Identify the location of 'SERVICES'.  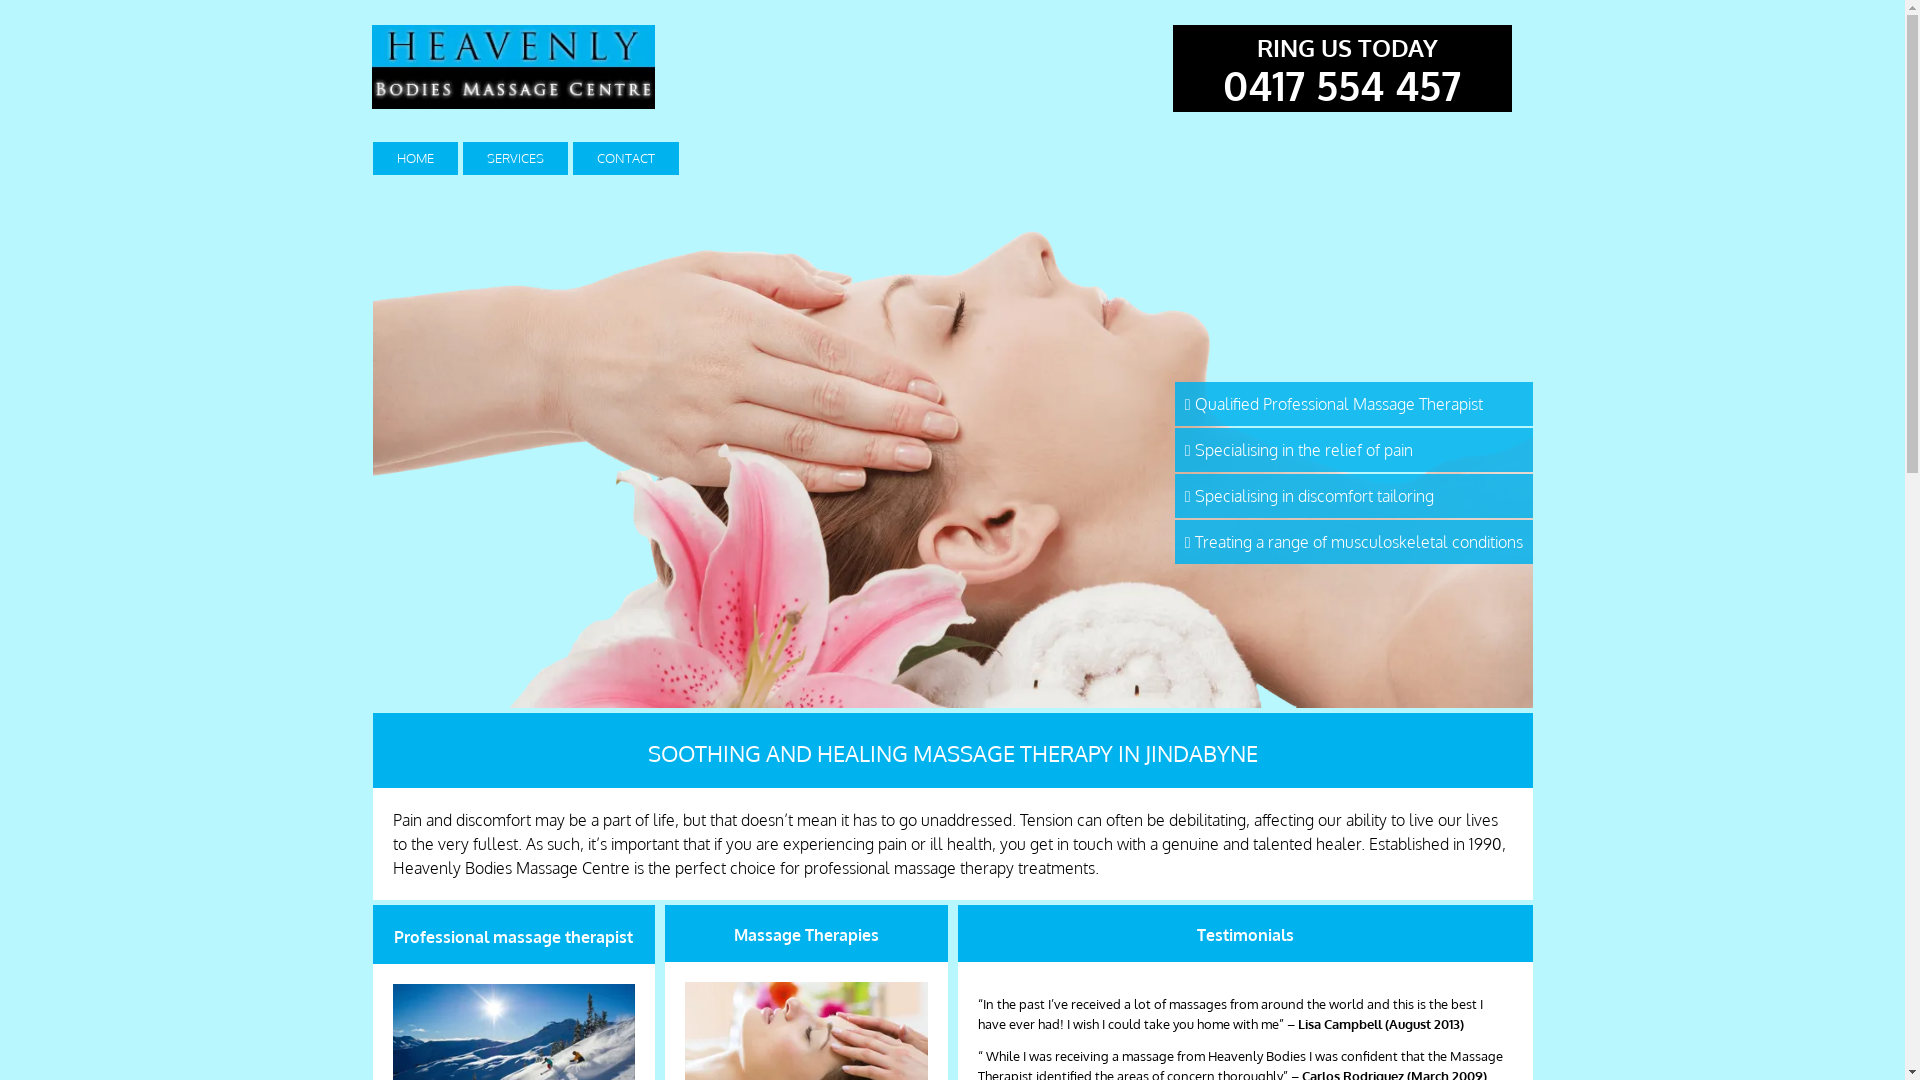
(514, 157).